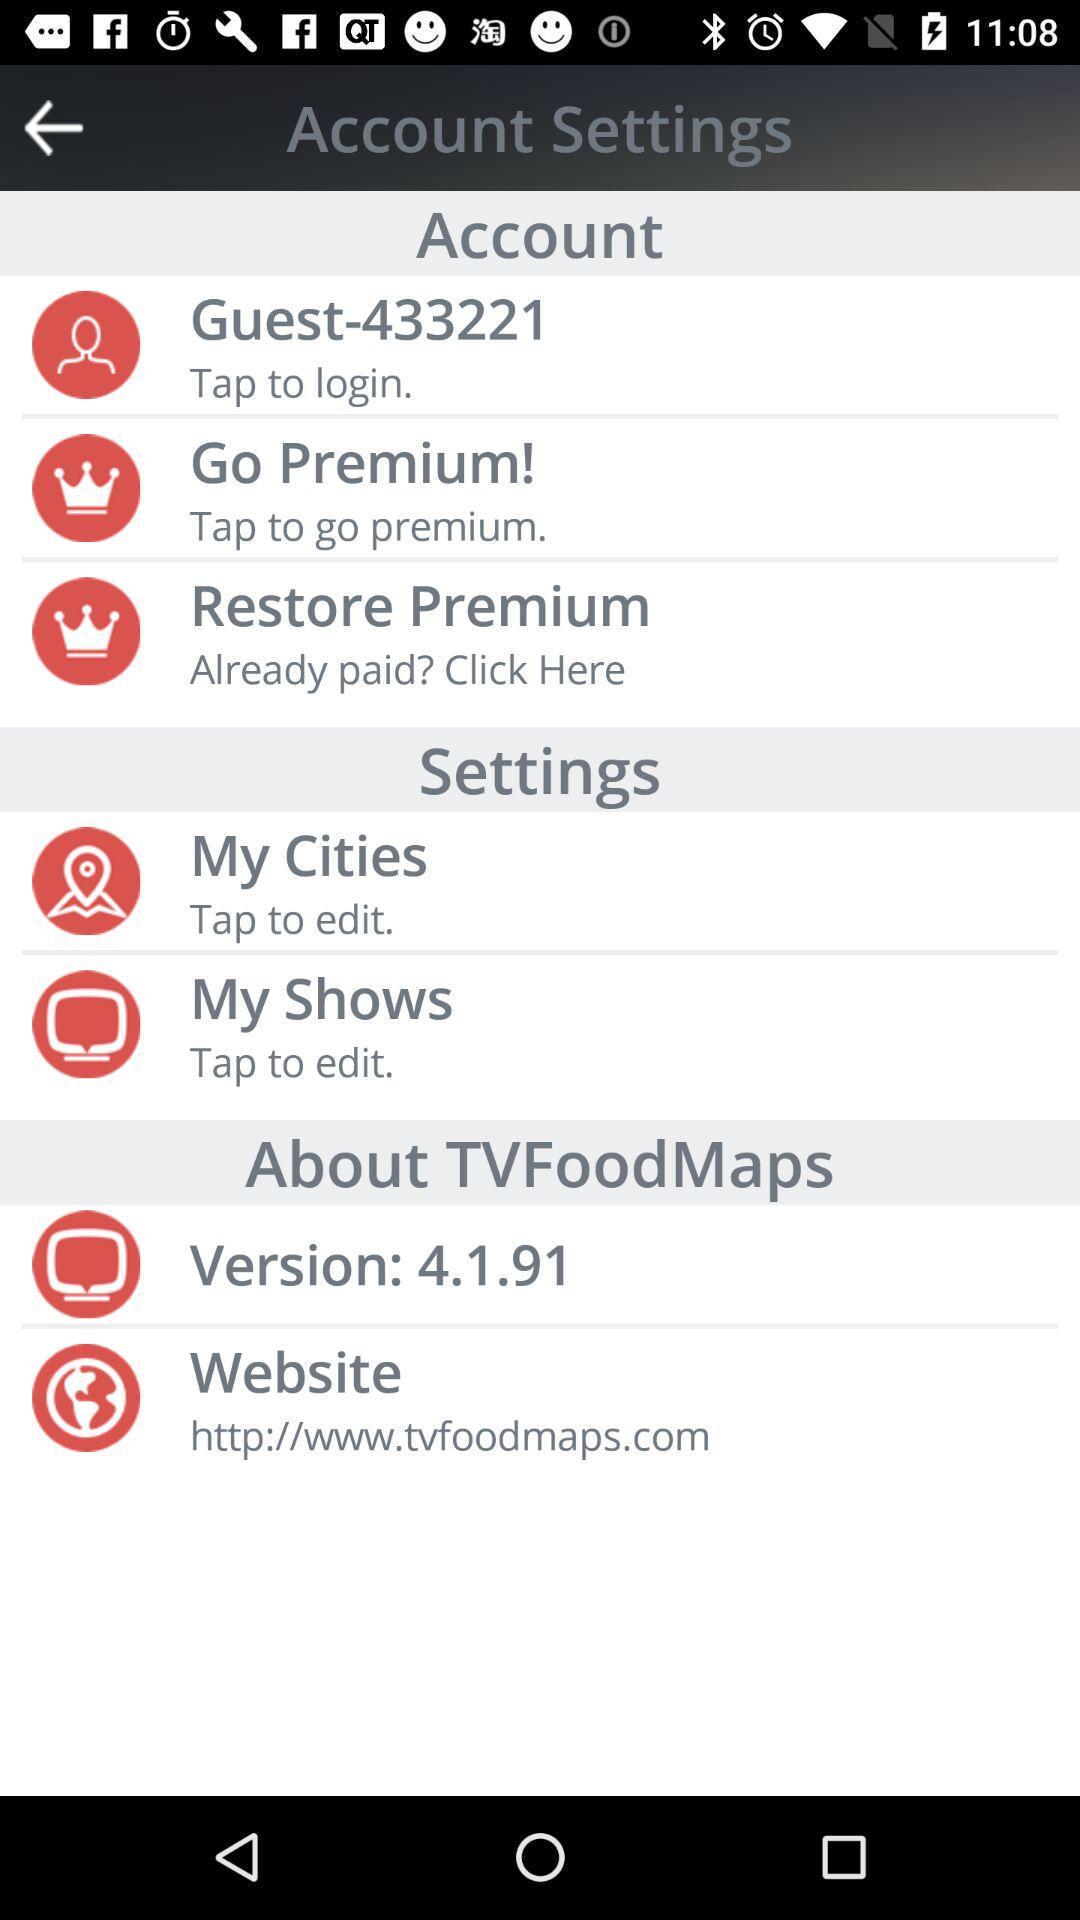 This screenshot has width=1080, height=1920. I want to click on the chat icon, so click(85, 1022).